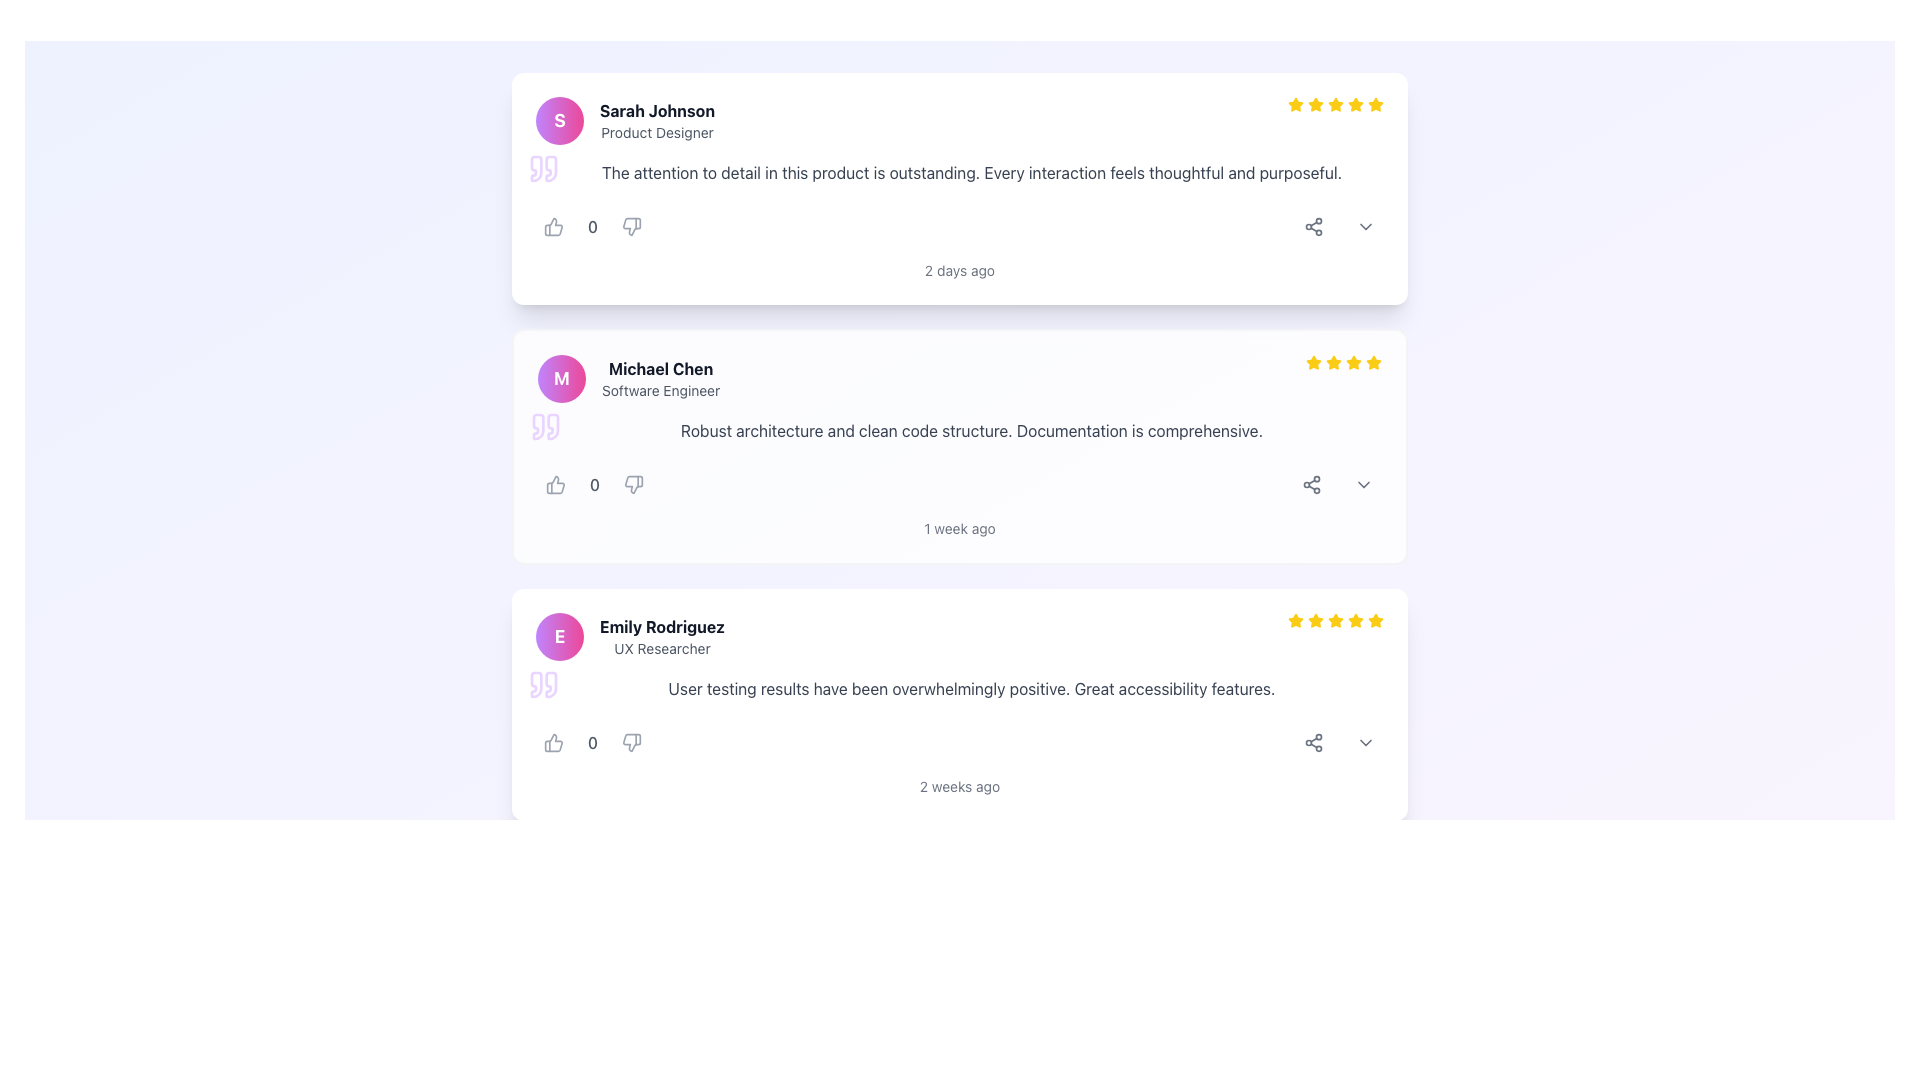  I want to click on the fifth star icon in the five-star rating system, located at the bottom of the review card to the right of the comment text, so click(1375, 620).